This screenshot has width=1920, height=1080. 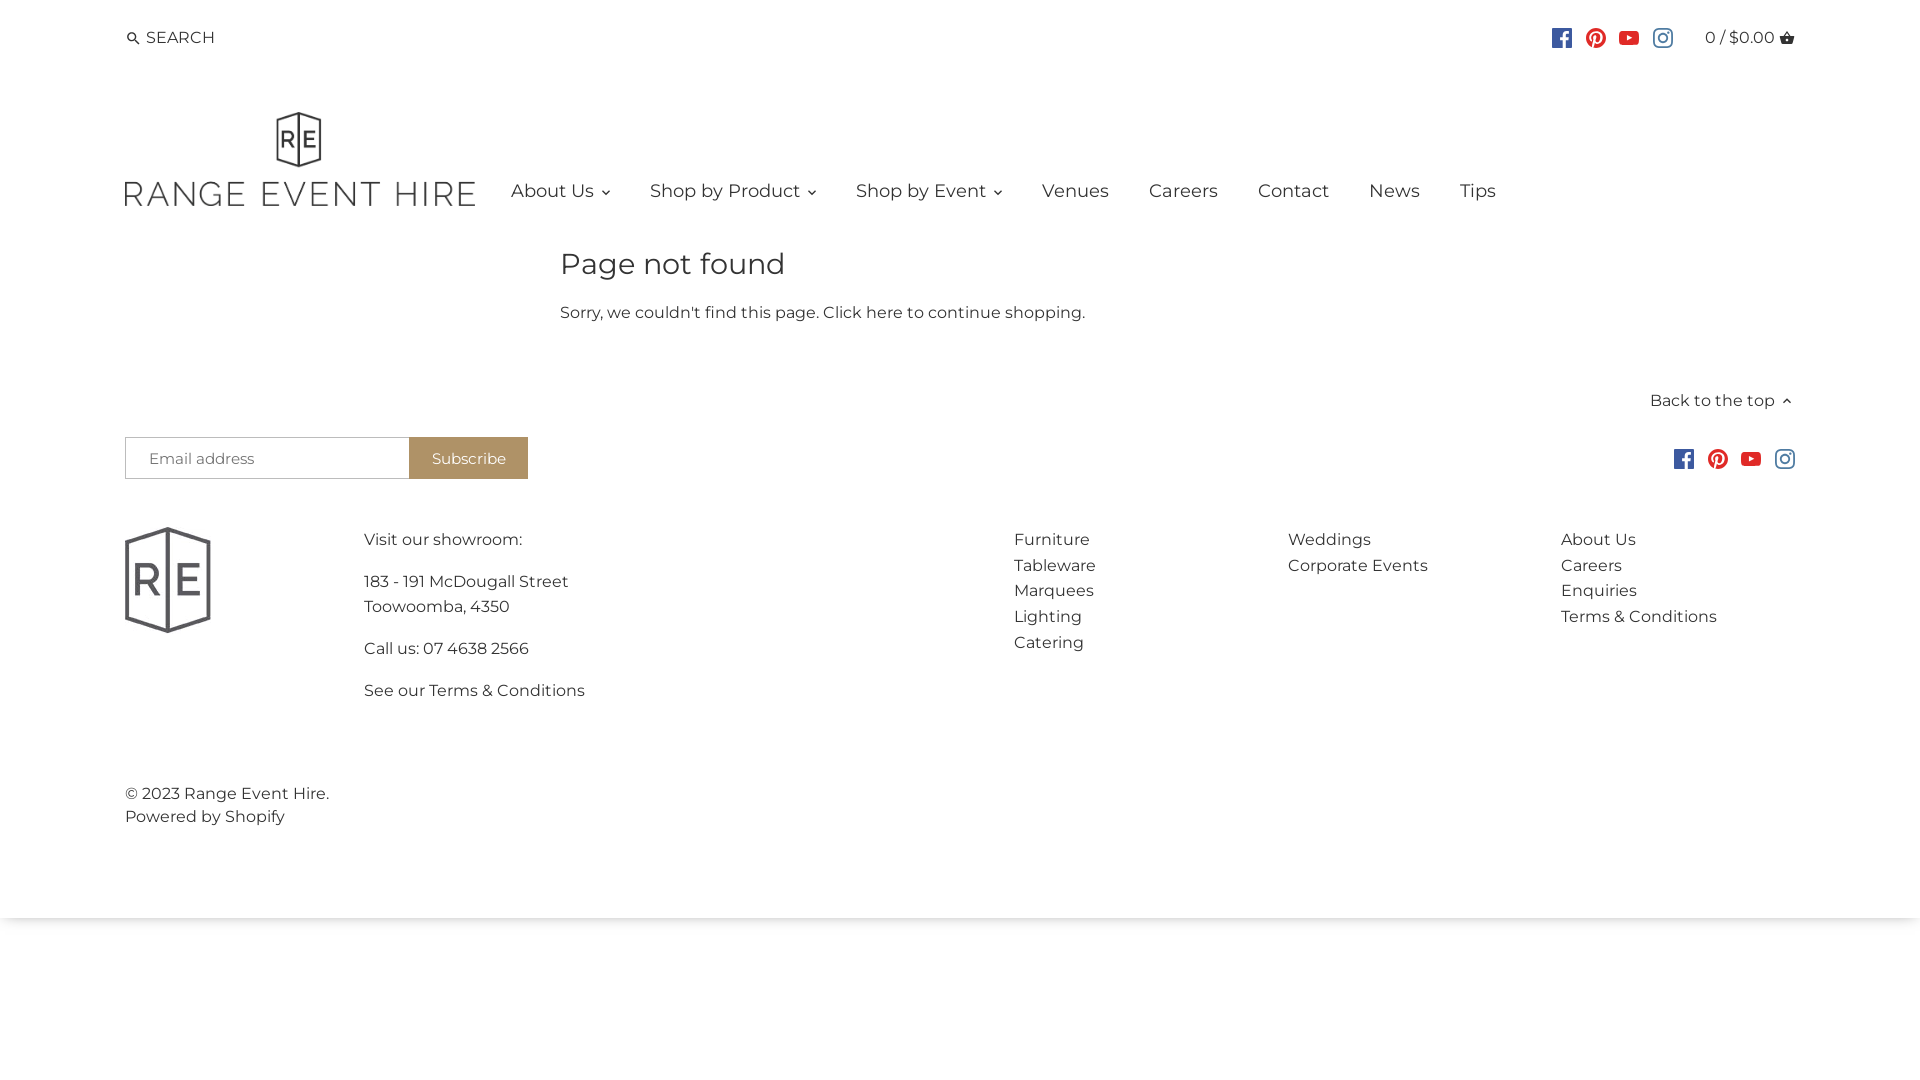 What do you see at coordinates (1050, 538) in the screenshot?
I see `'Furniture'` at bounding box center [1050, 538].